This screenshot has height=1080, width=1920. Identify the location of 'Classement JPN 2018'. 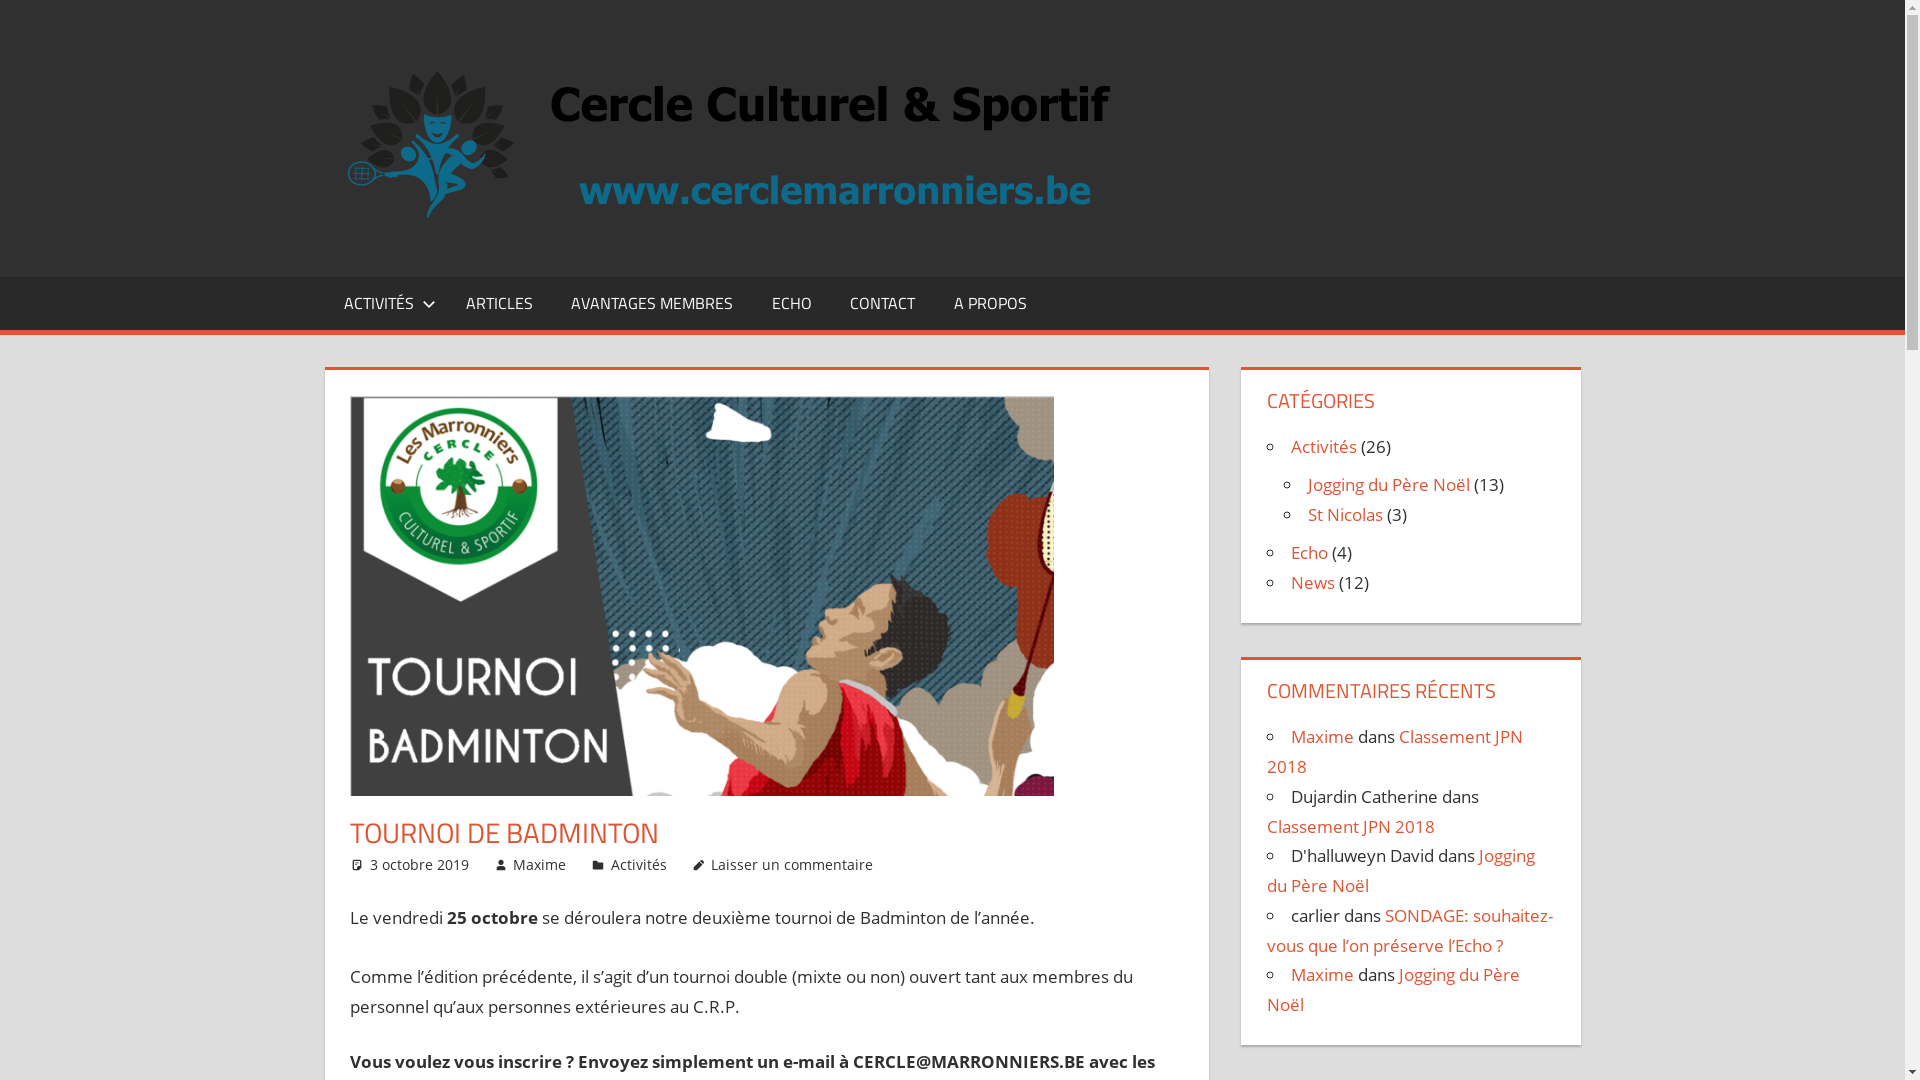
(1350, 826).